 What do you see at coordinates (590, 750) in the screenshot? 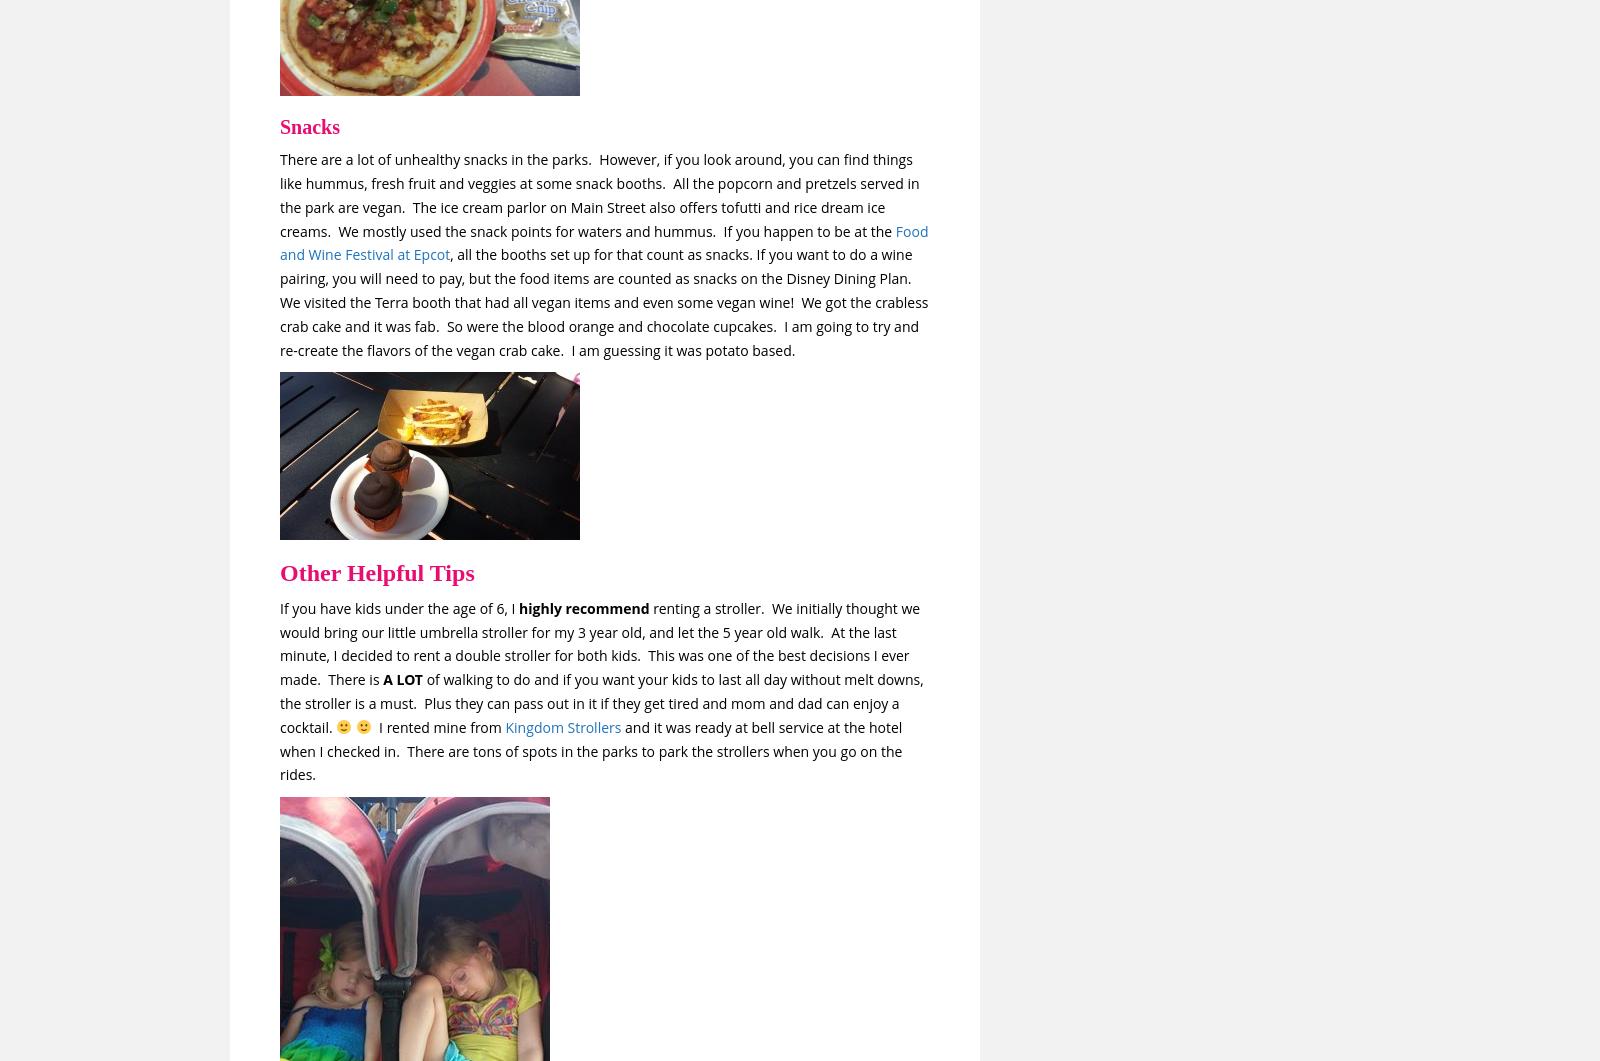
I see `'and it was ready at bell service at the hotel when I checked in.  There are tons of spots in the parks to park the strollers when you go on the rides.'` at bounding box center [590, 750].